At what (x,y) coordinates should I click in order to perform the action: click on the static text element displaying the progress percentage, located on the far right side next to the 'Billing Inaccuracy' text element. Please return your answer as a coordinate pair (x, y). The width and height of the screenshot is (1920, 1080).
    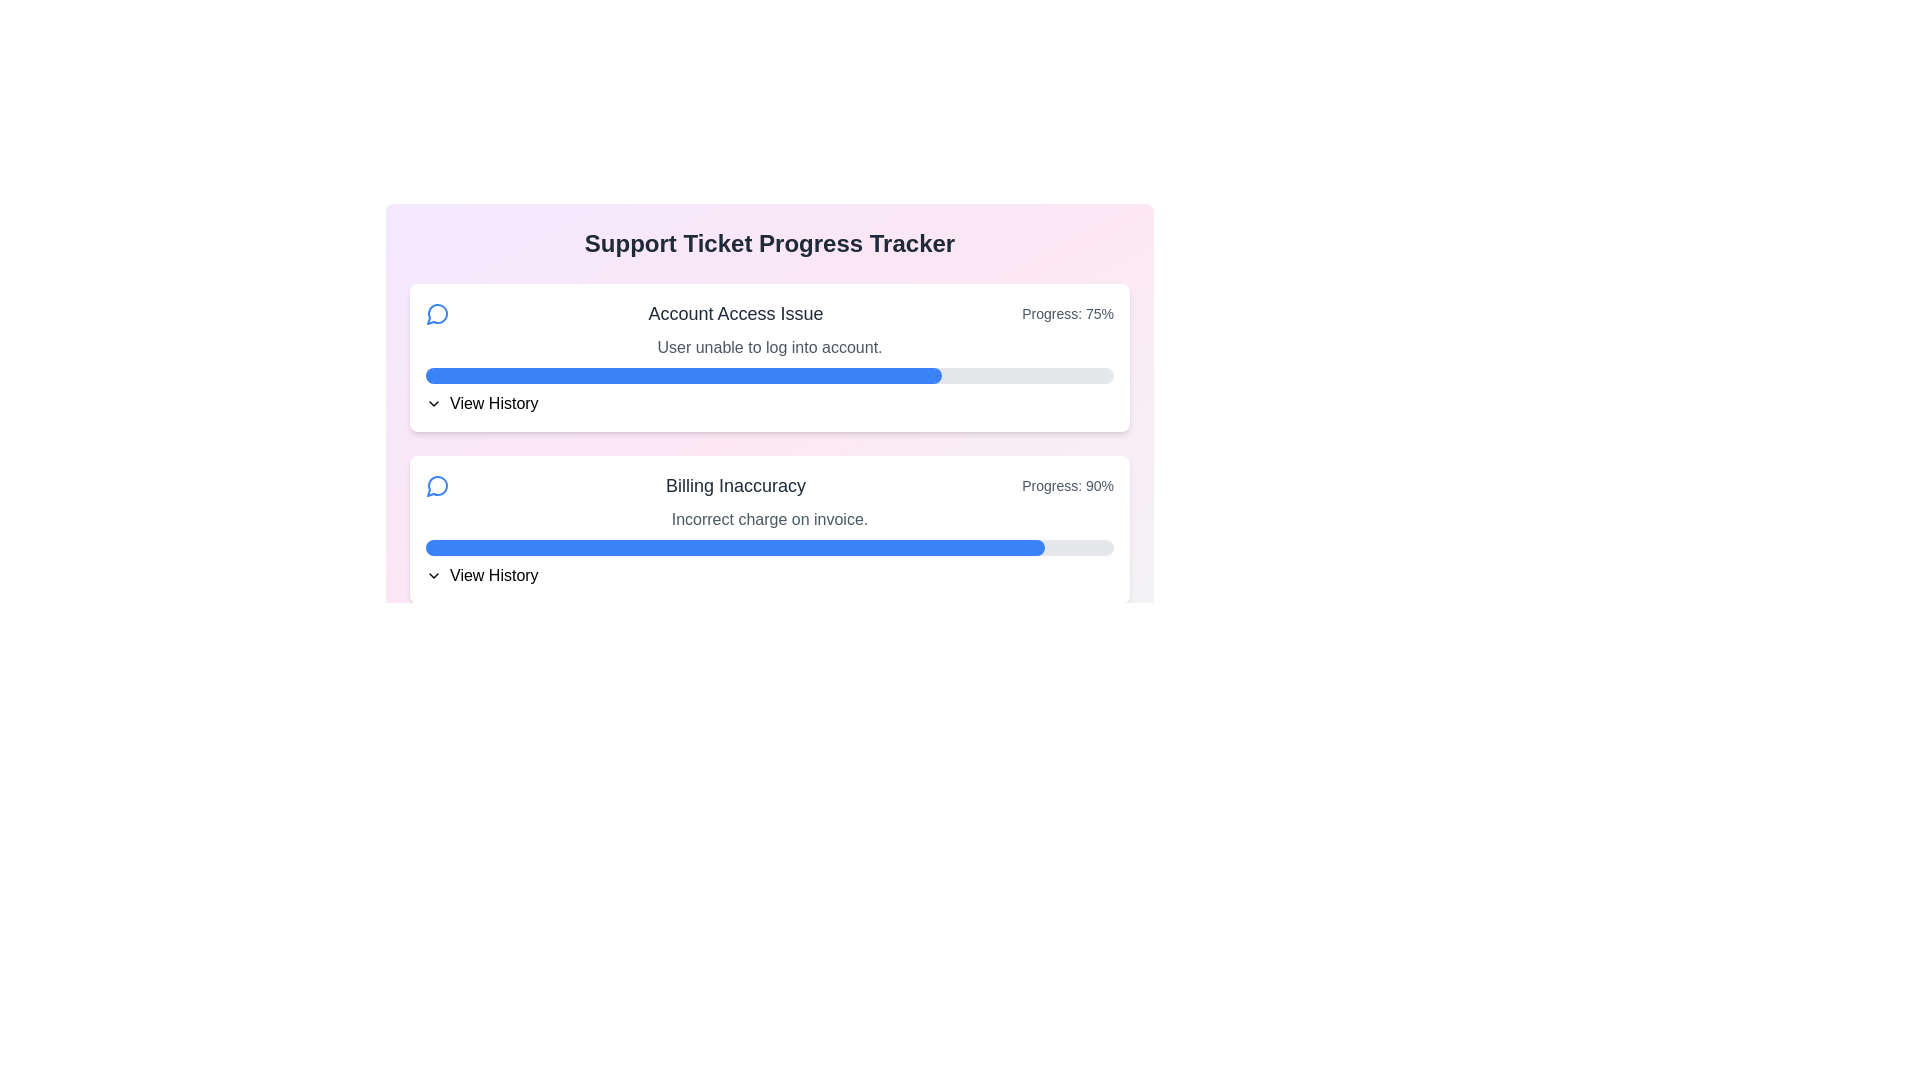
    Looking at the image, I should click on (1067, 486).